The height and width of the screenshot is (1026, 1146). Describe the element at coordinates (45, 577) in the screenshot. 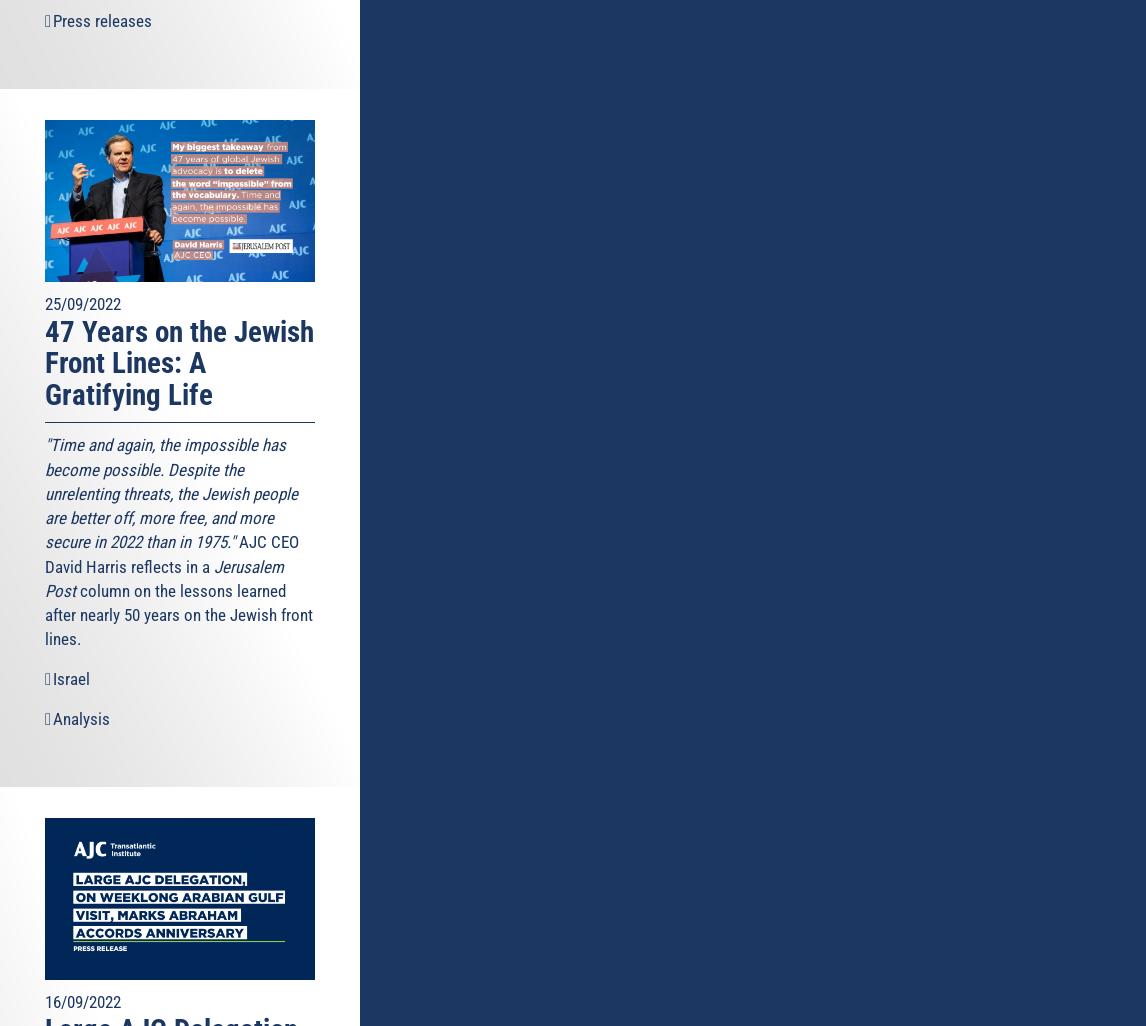

I see `'Jerusalem Post'` at that location.